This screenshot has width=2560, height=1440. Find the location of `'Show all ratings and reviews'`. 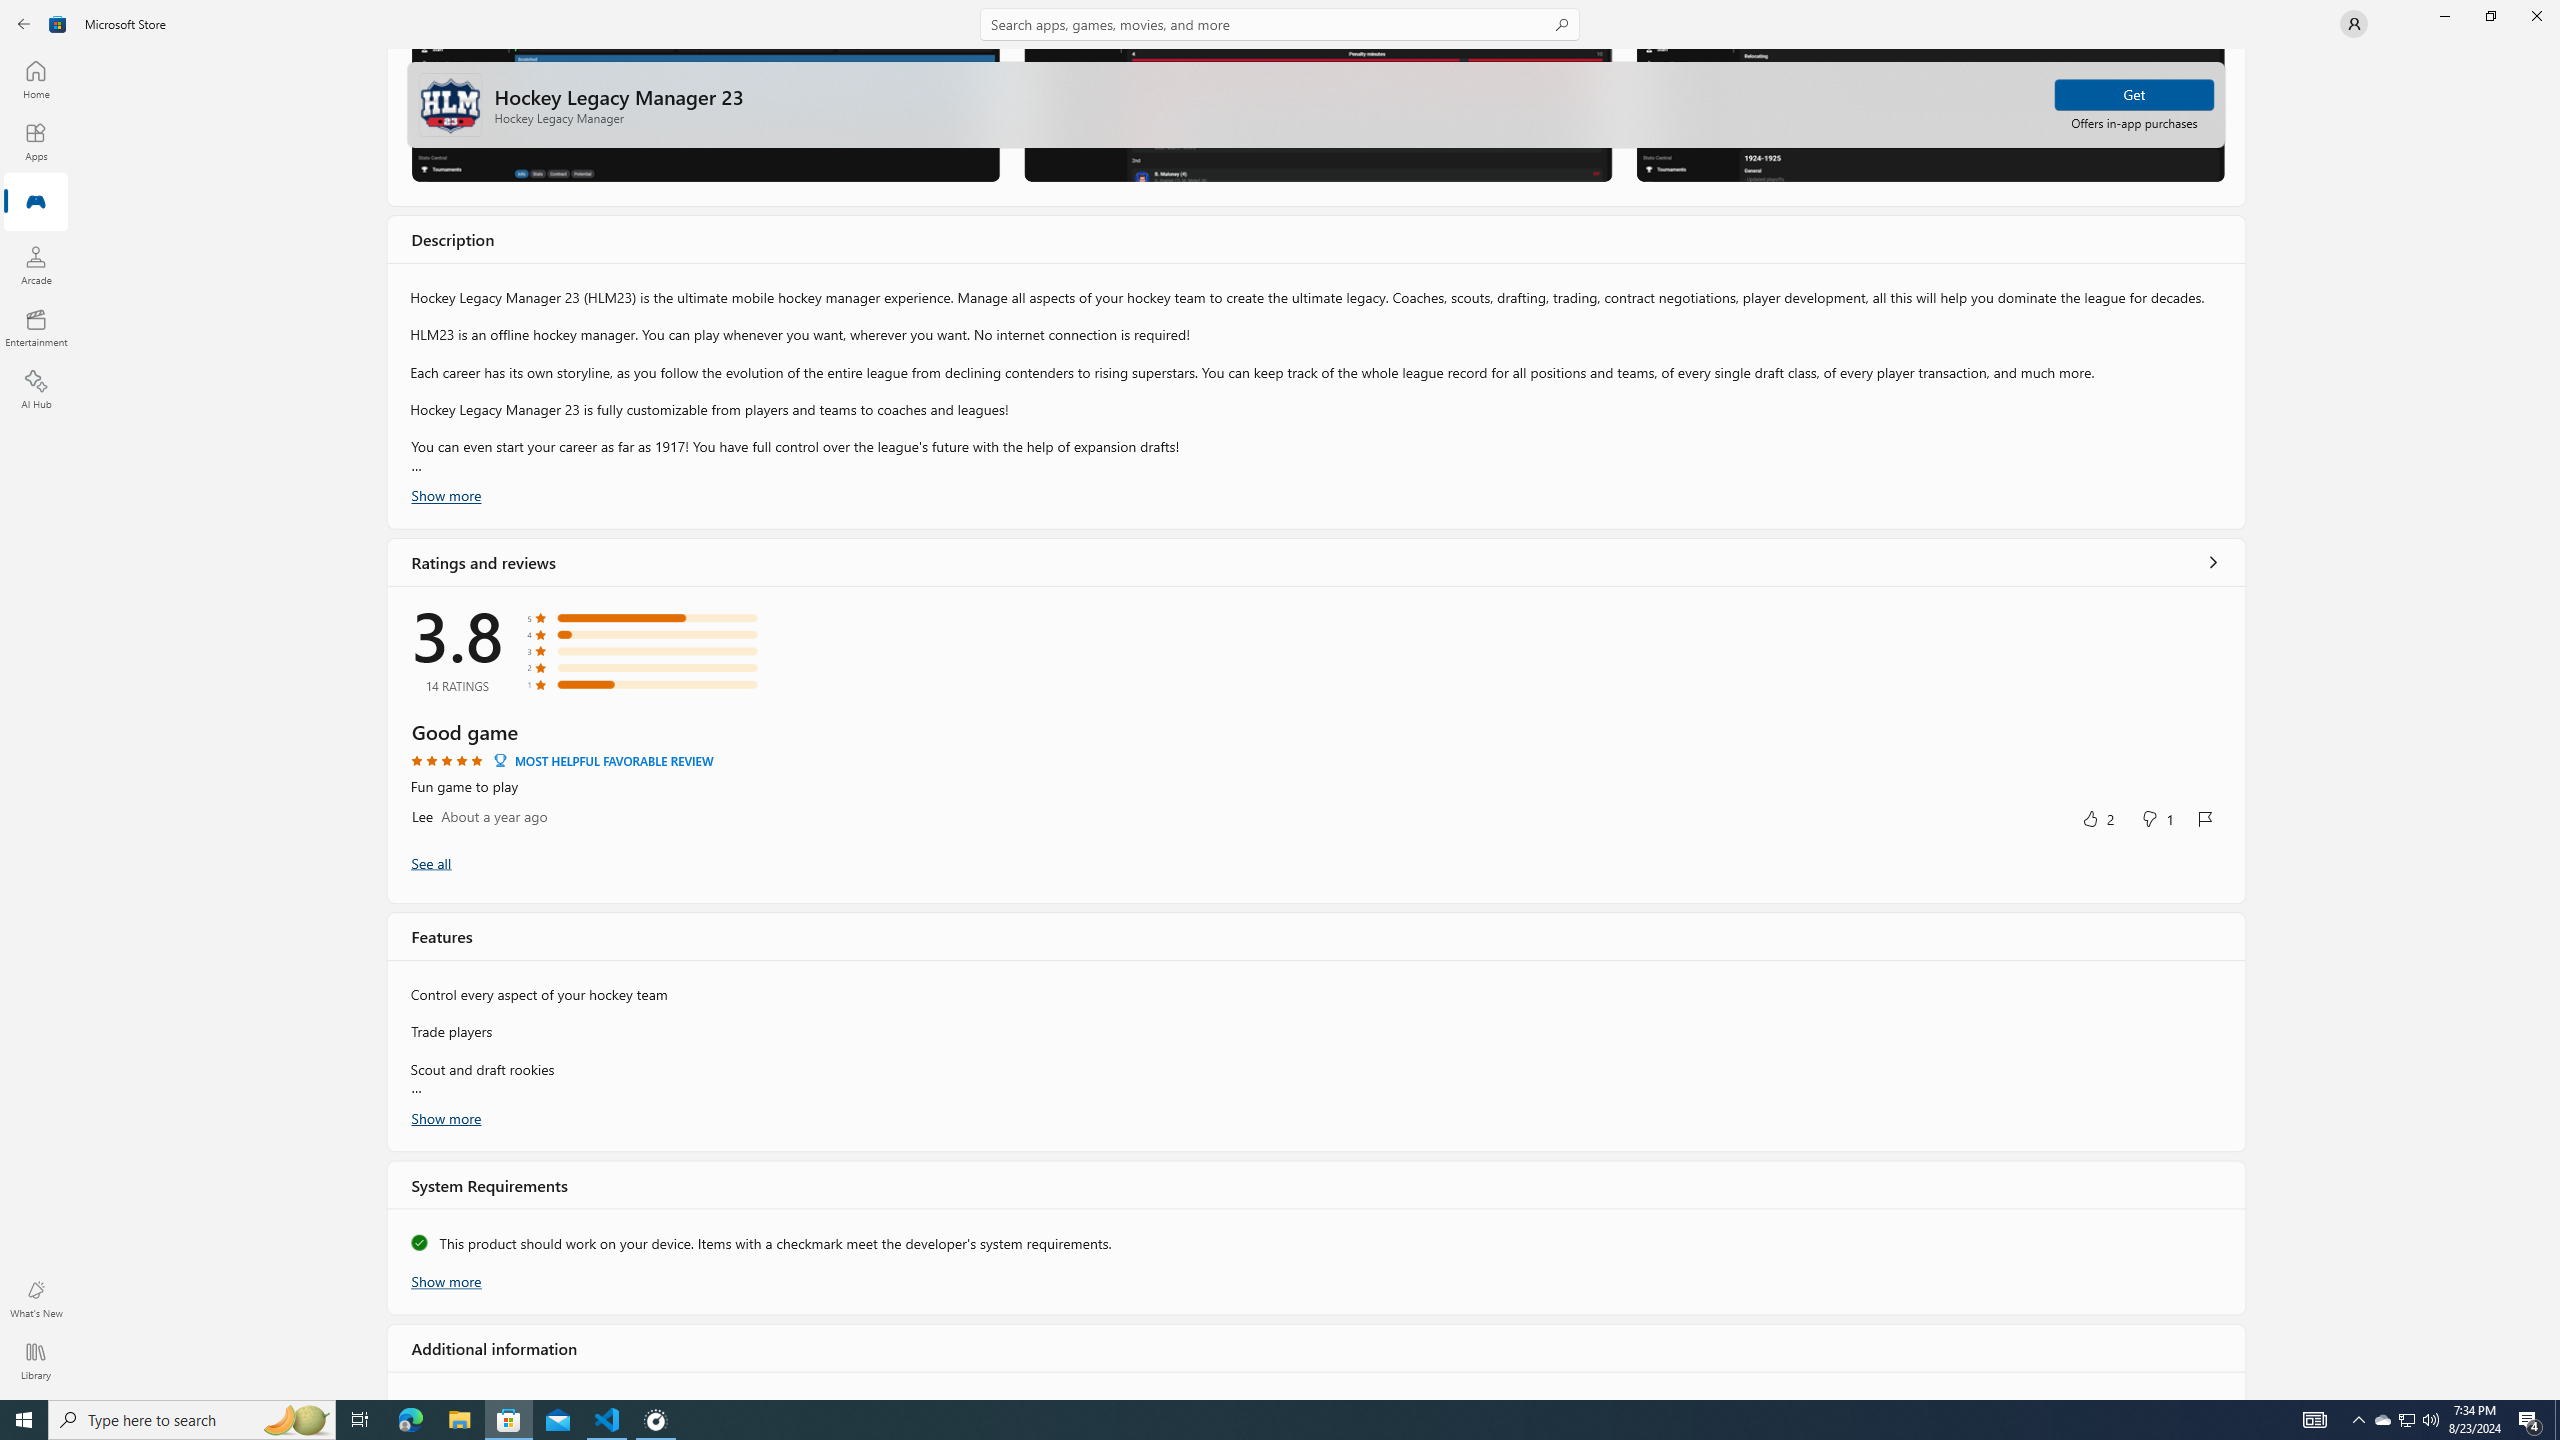

'Show all ratings and reviews' is located at coordinates (2213, 559).